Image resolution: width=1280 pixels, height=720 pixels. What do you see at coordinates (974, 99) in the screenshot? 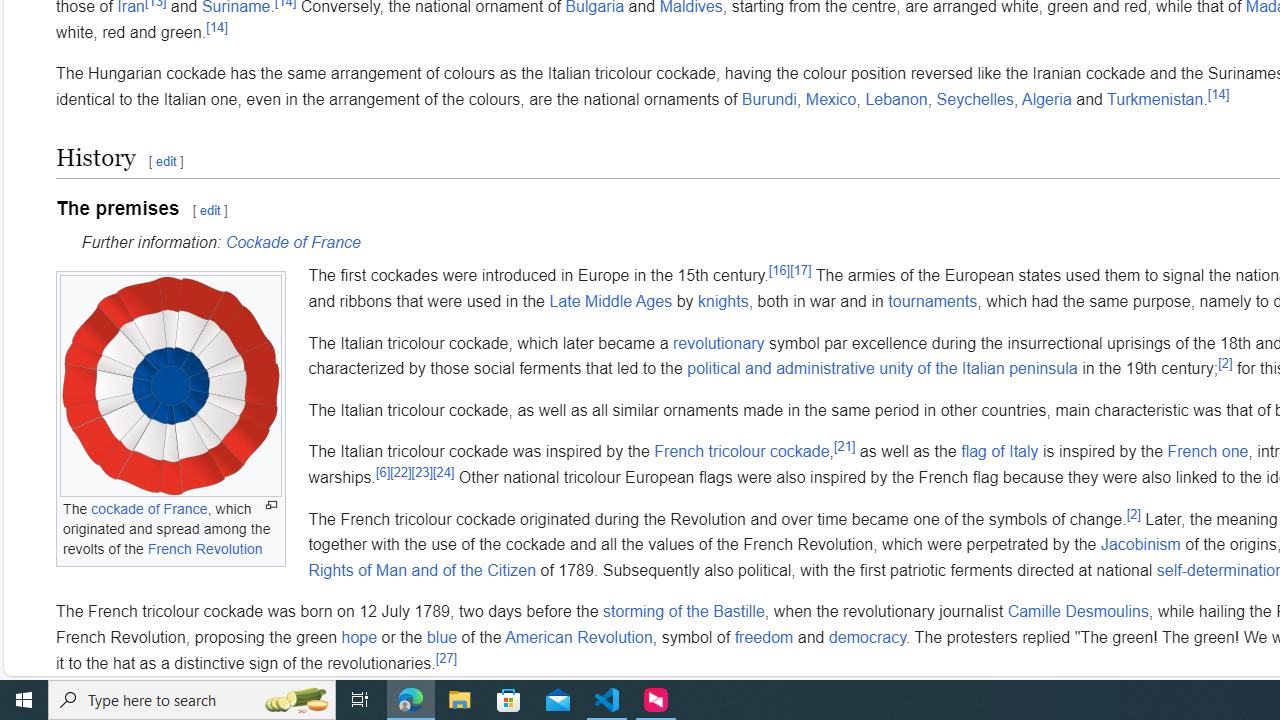
I see `'Seychelles'` at bounding box center [974, 99].